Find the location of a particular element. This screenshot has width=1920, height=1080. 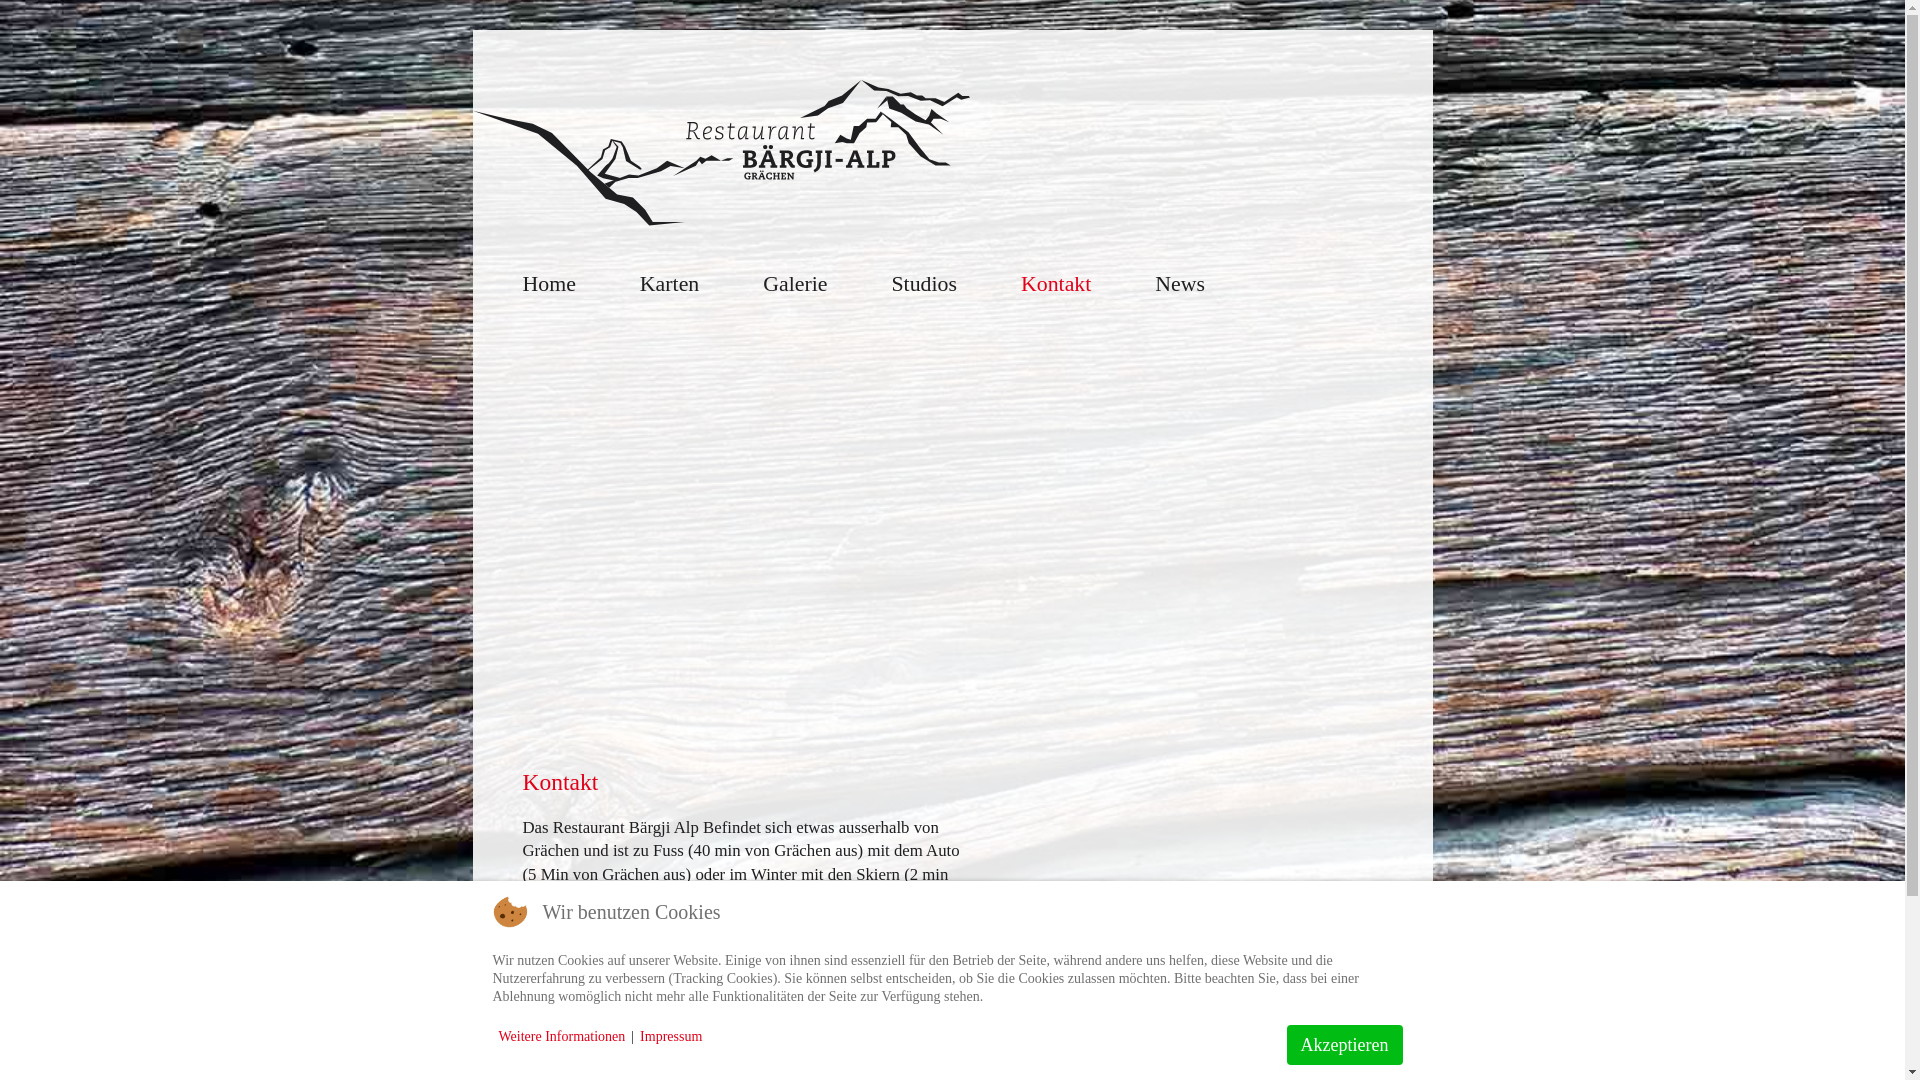

'Impressum' is located at coordinates (671, 1036).